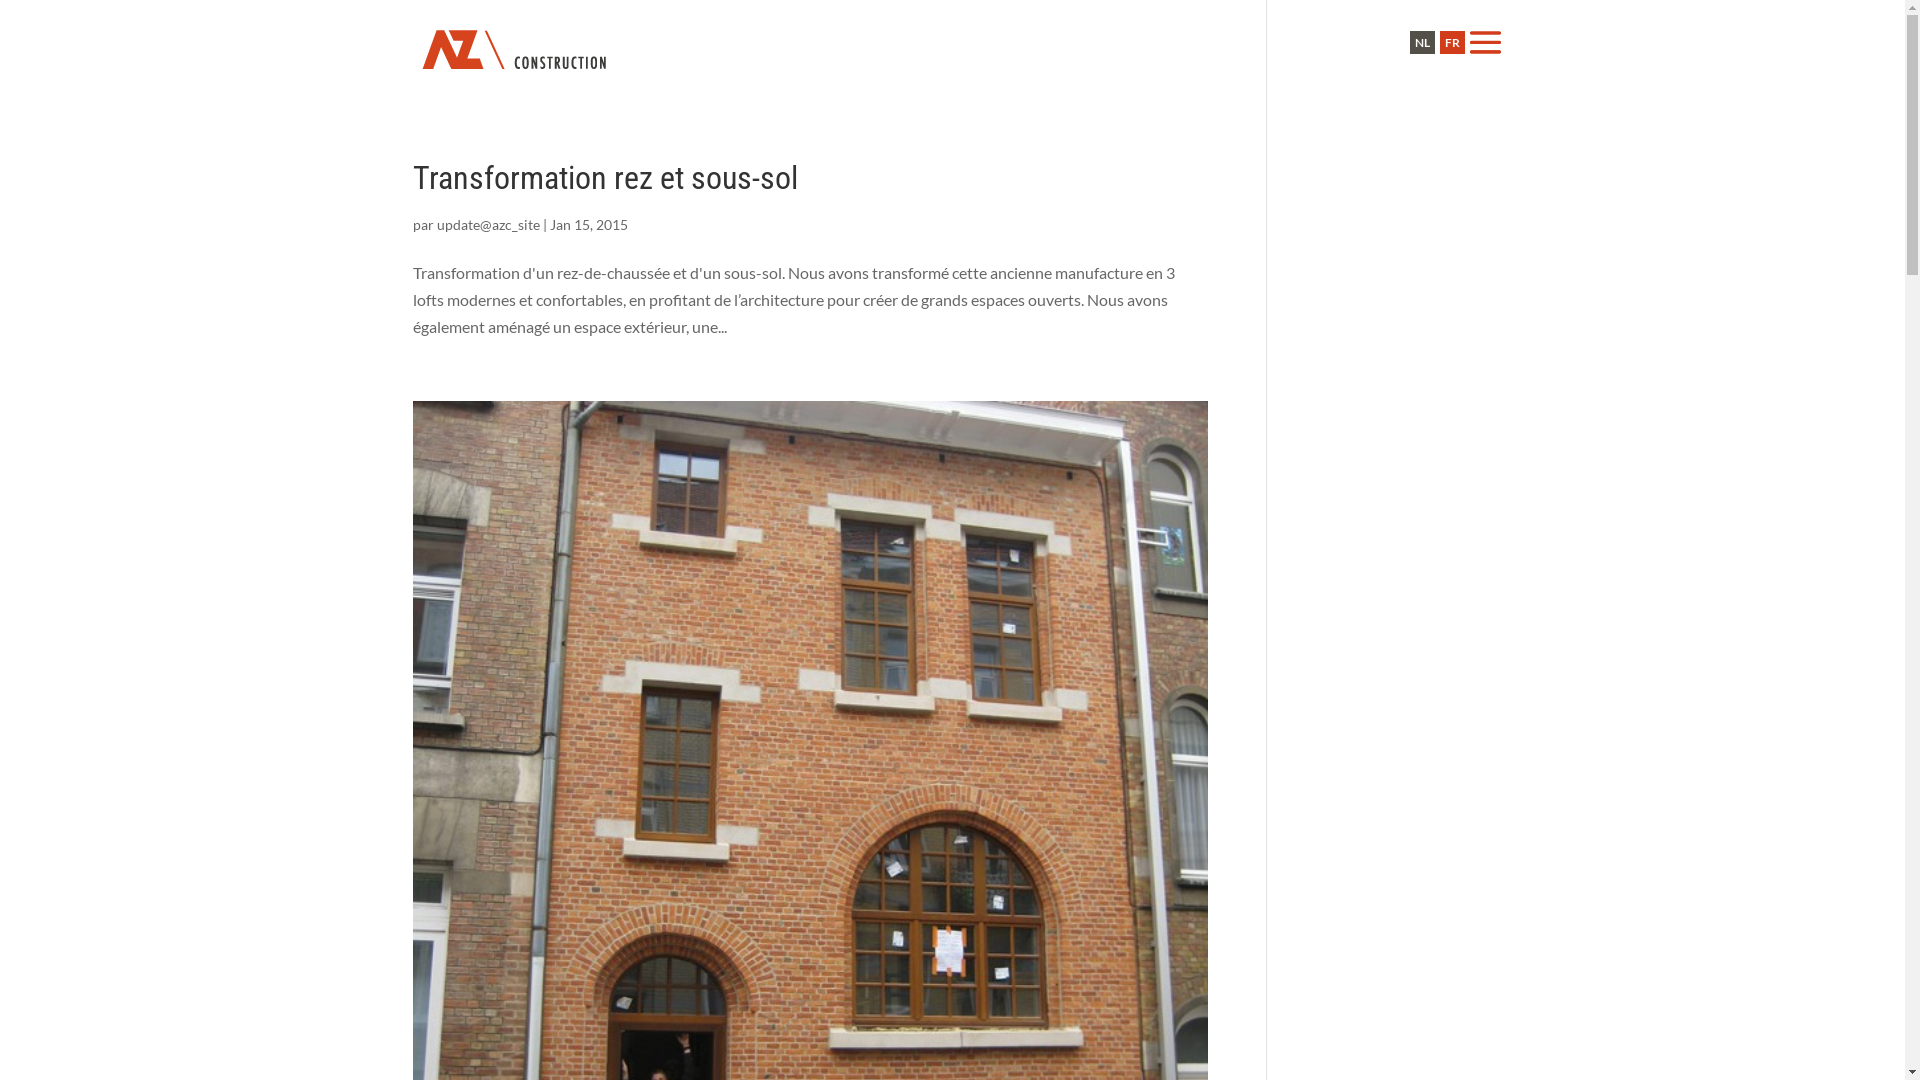 The image size is (1920, 1080). Describe the element at coordinates (603, 176) in the screenshot. I see `'Transformation rez et sous-sol'` at that location.